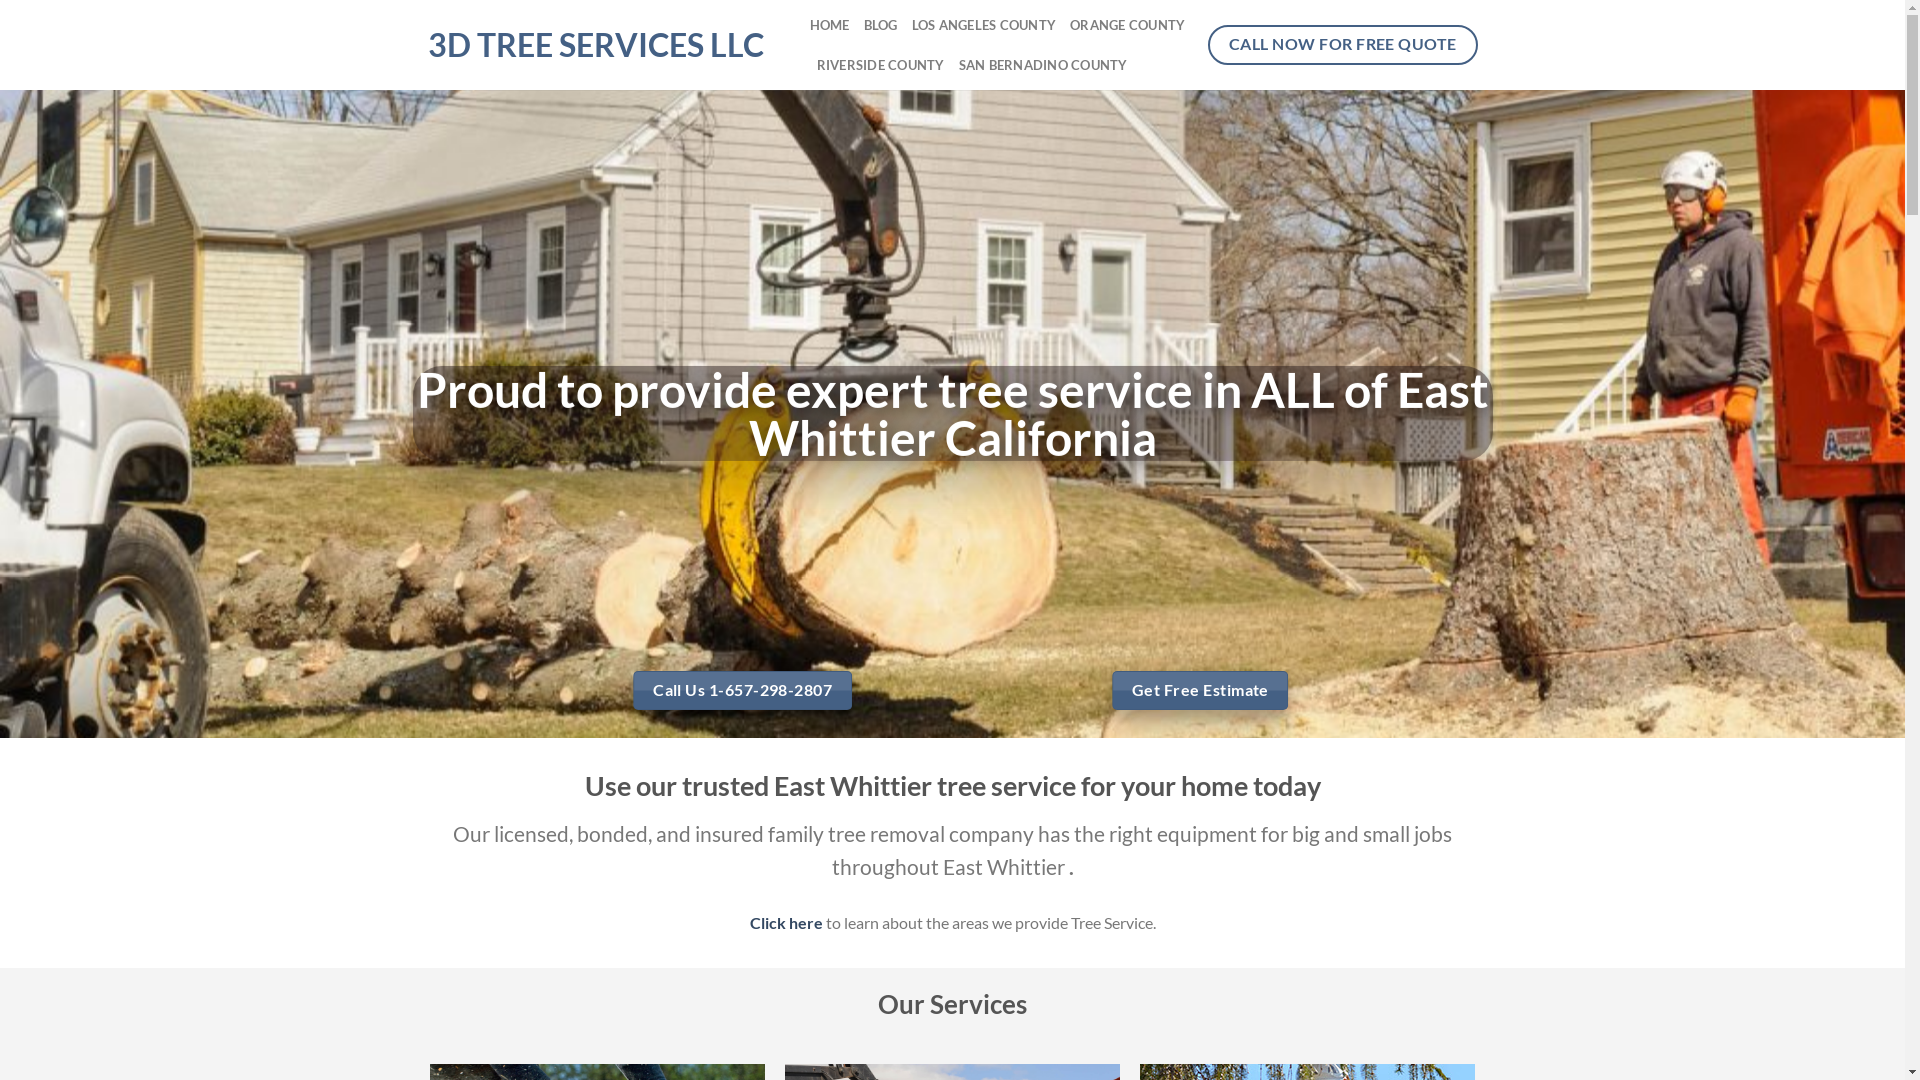  What do you see at coordinates (1342, 44) in the screenshot?
I see `'CALL NOW FOR FREE QUOTE'` at bounding box center [1342, 44].